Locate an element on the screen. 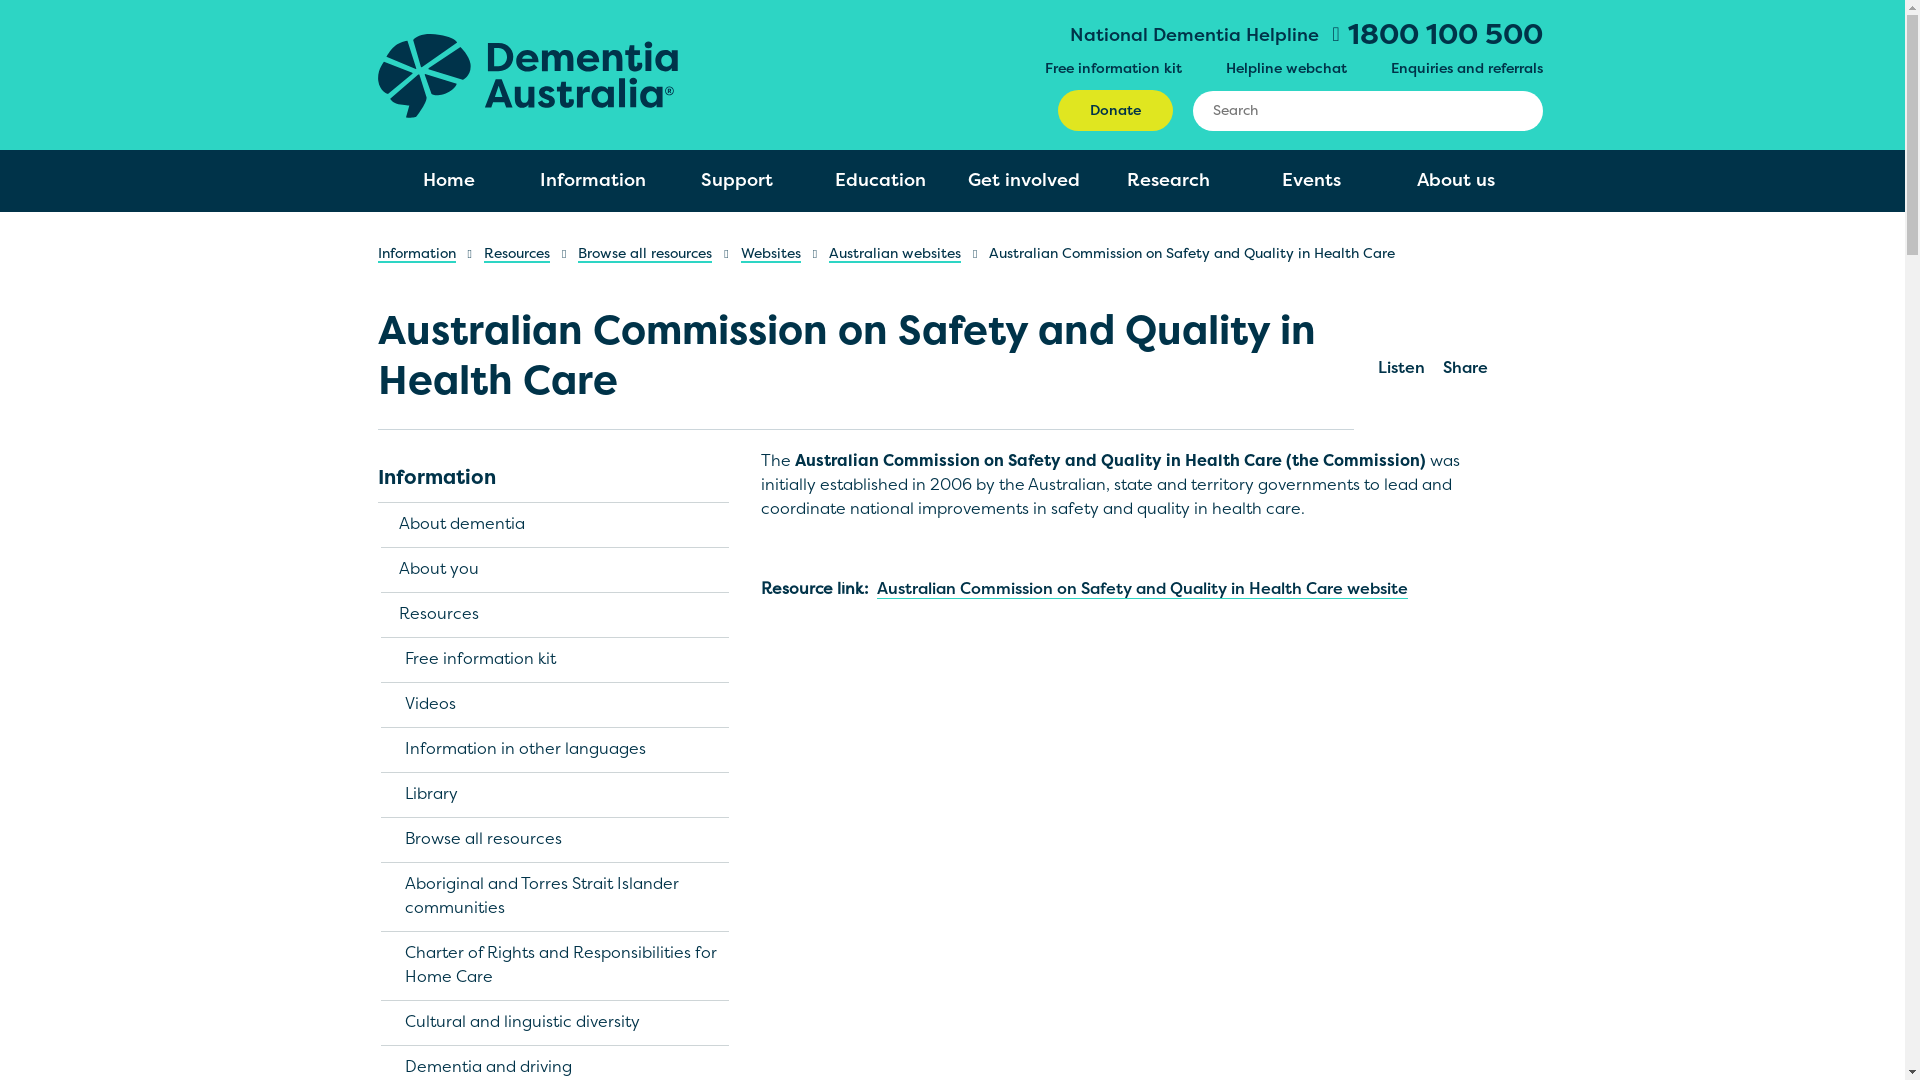 Image resolution: width=1920 pixels, height=1080 pixels. 'Videos' is located at coordinates (555, 704).